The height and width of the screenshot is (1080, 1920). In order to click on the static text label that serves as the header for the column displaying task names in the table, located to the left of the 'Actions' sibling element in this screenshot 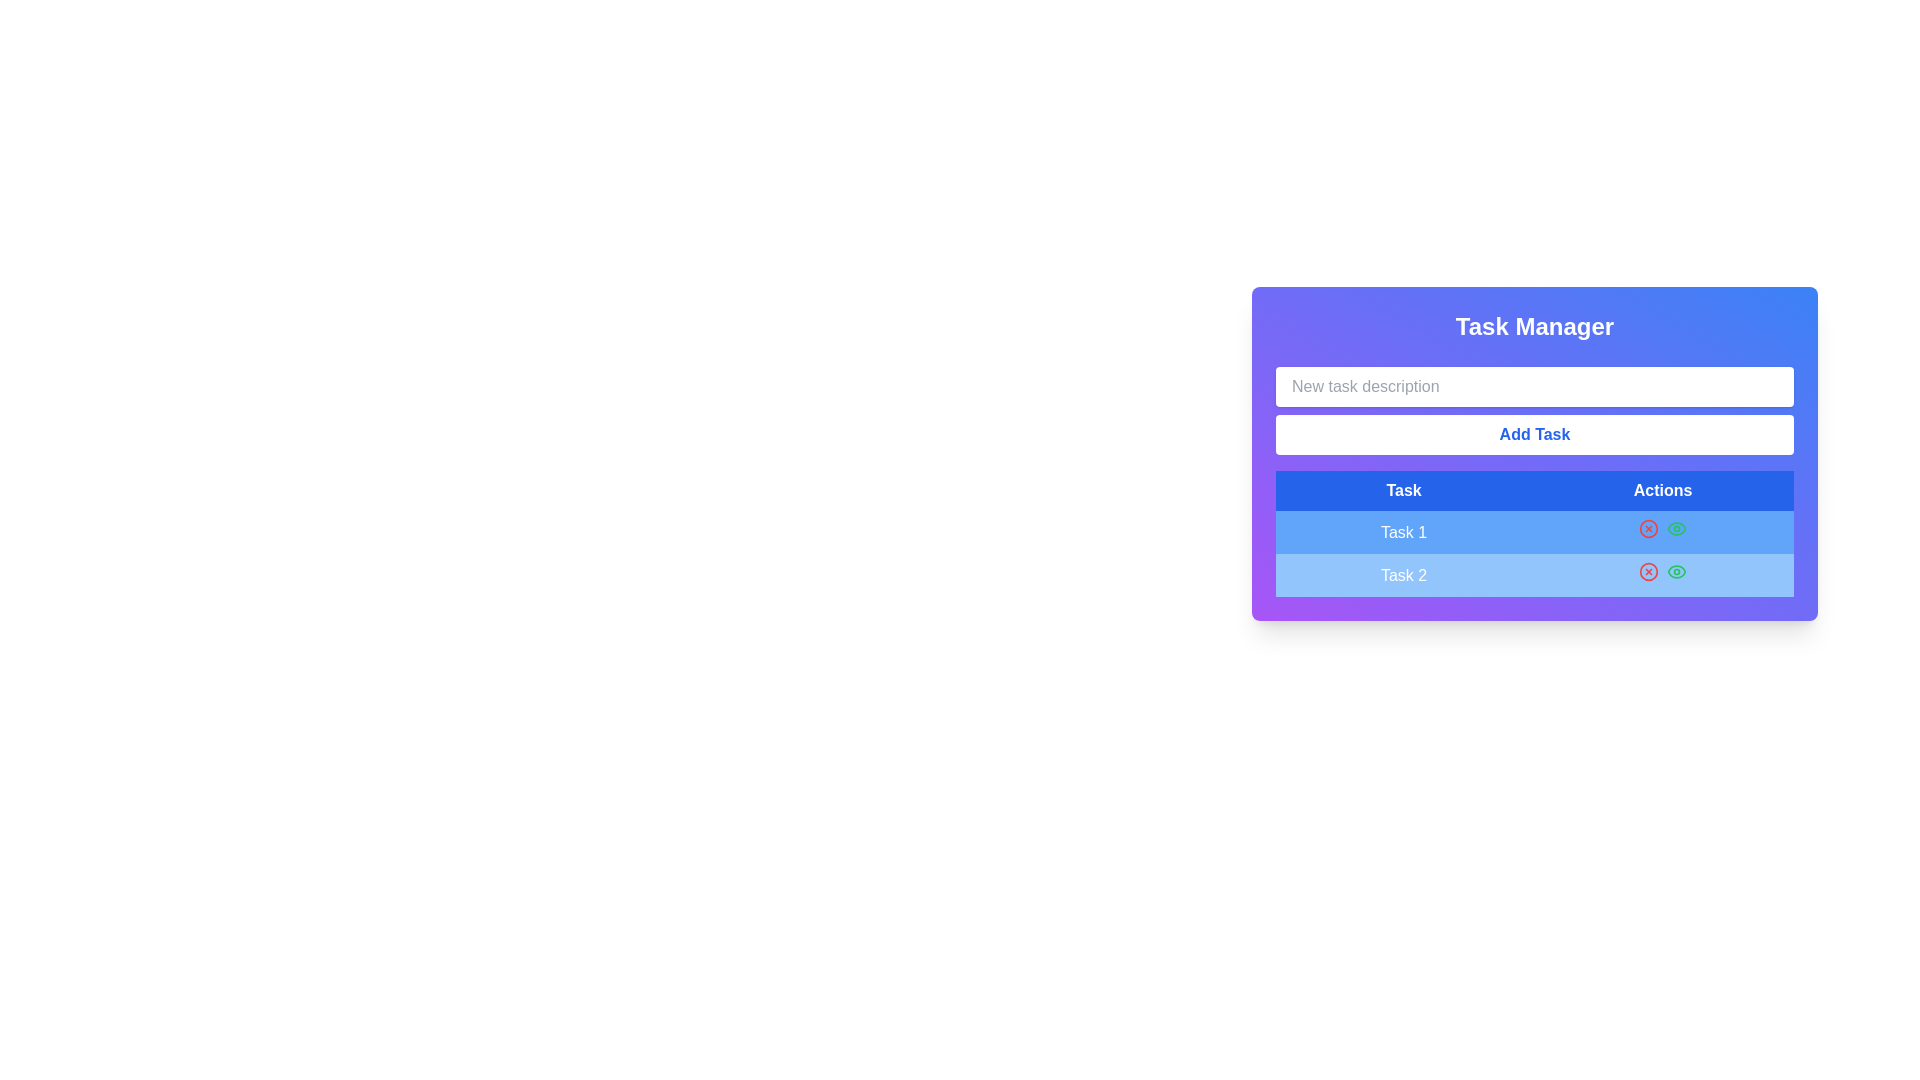, I will do `click(1403, 490)`.